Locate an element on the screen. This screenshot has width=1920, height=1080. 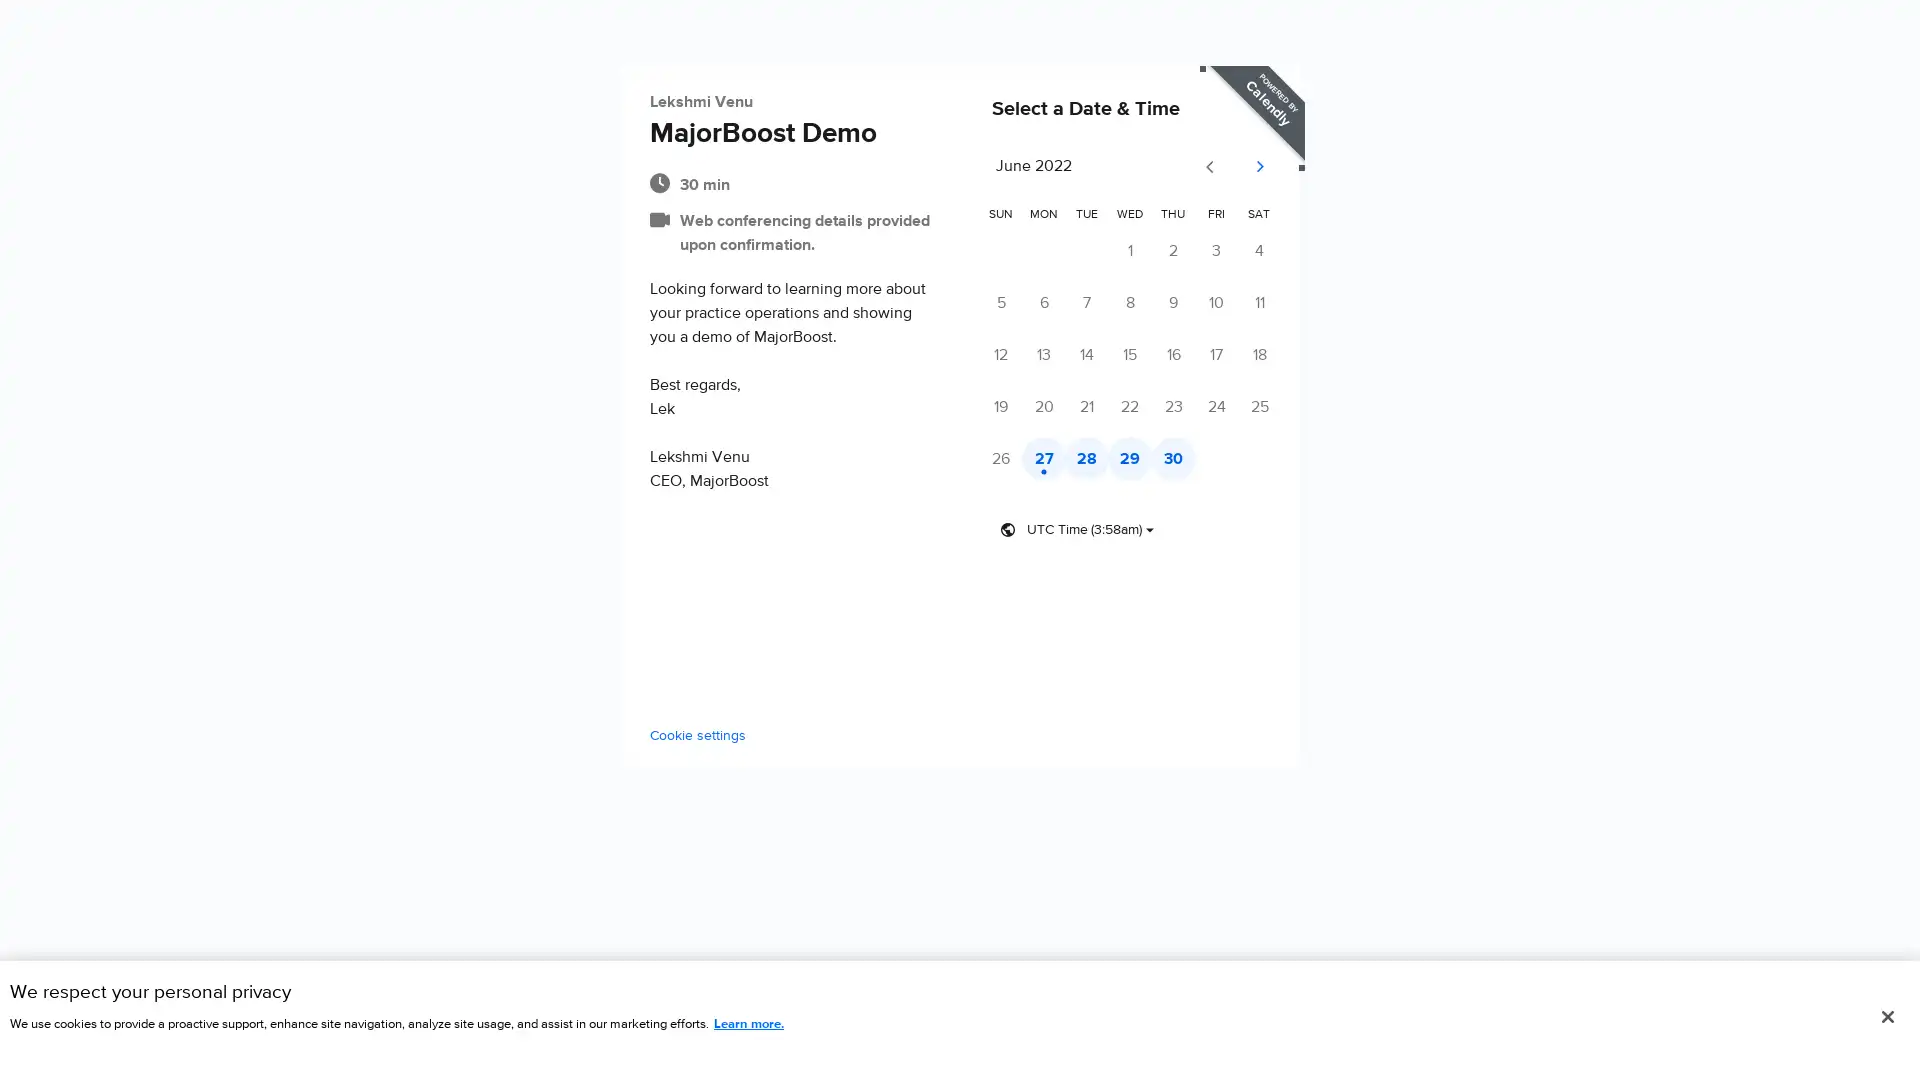
Timezone dropdown button is located at coordinates (1076, 530).